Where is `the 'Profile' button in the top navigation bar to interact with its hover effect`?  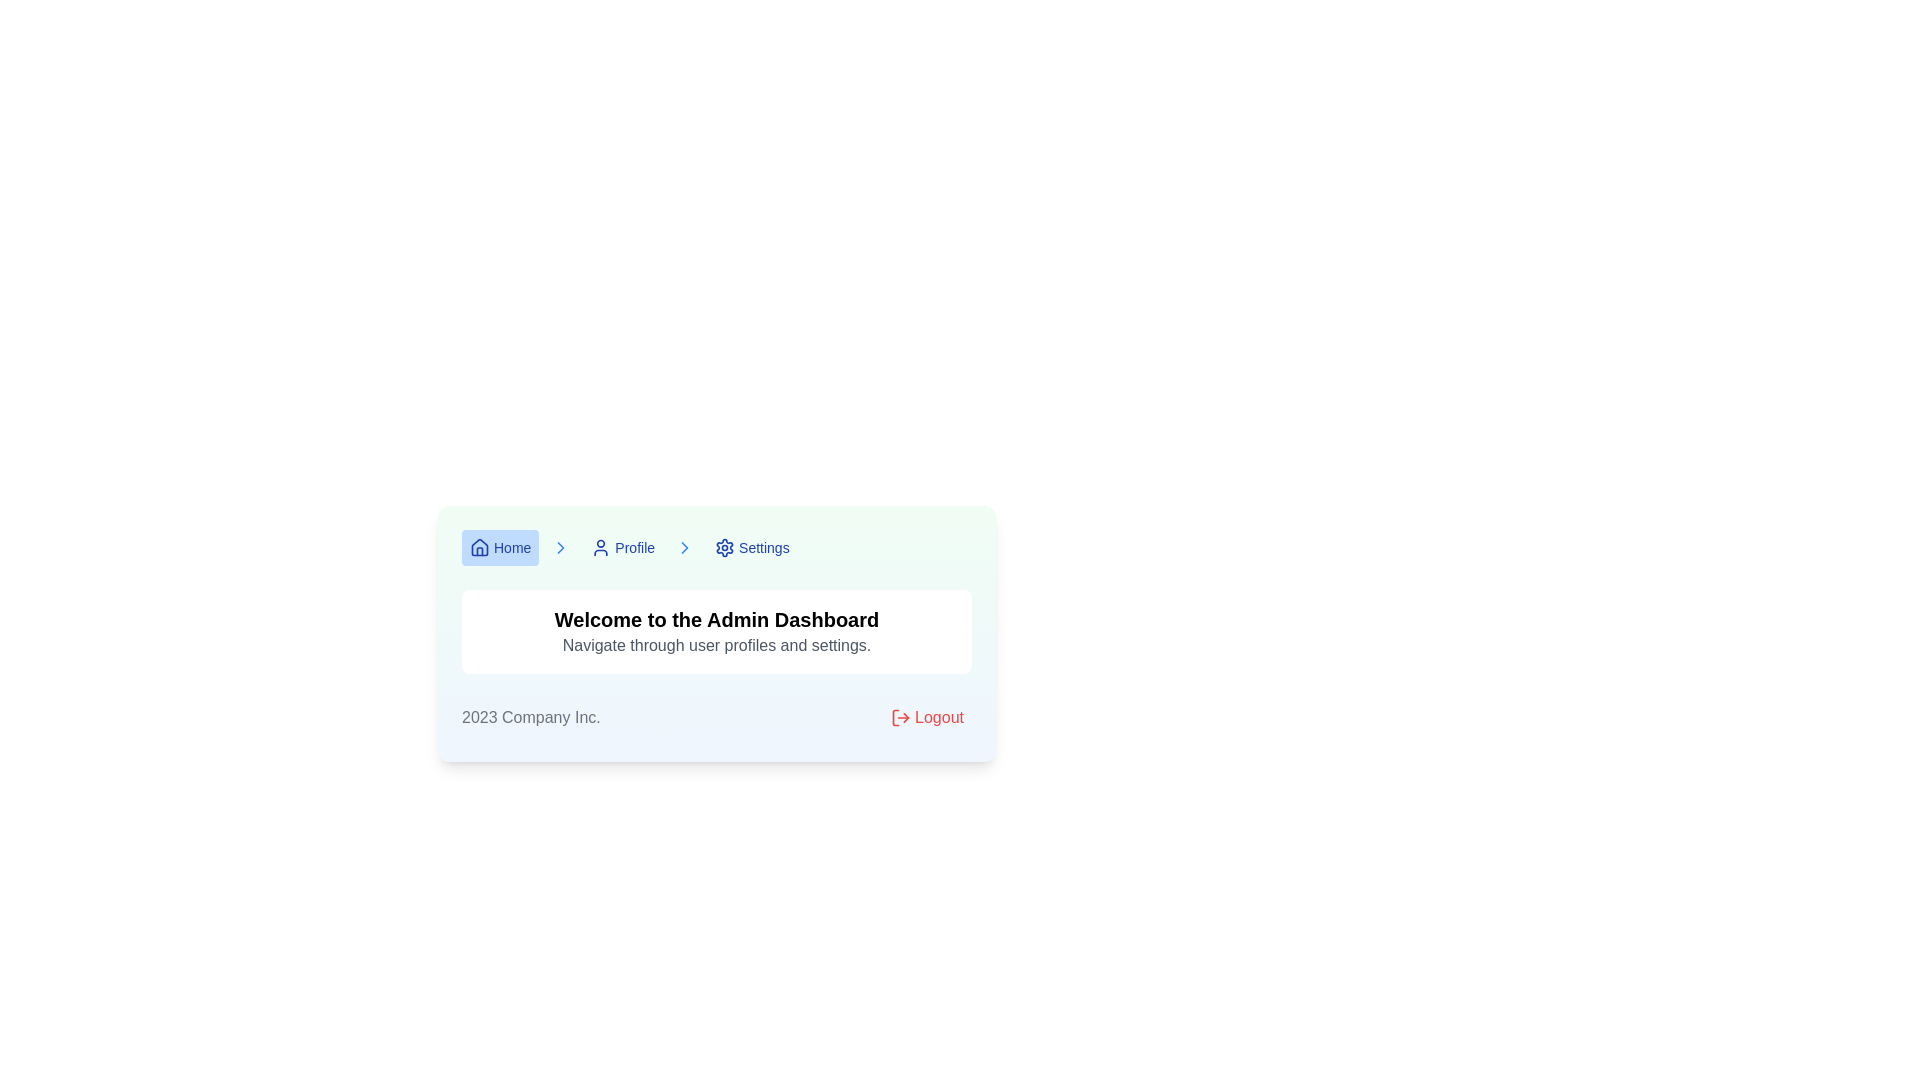
the 'Profile' button in the top navigation bar to interact with its hover effect is located at coordinates (622, 547).